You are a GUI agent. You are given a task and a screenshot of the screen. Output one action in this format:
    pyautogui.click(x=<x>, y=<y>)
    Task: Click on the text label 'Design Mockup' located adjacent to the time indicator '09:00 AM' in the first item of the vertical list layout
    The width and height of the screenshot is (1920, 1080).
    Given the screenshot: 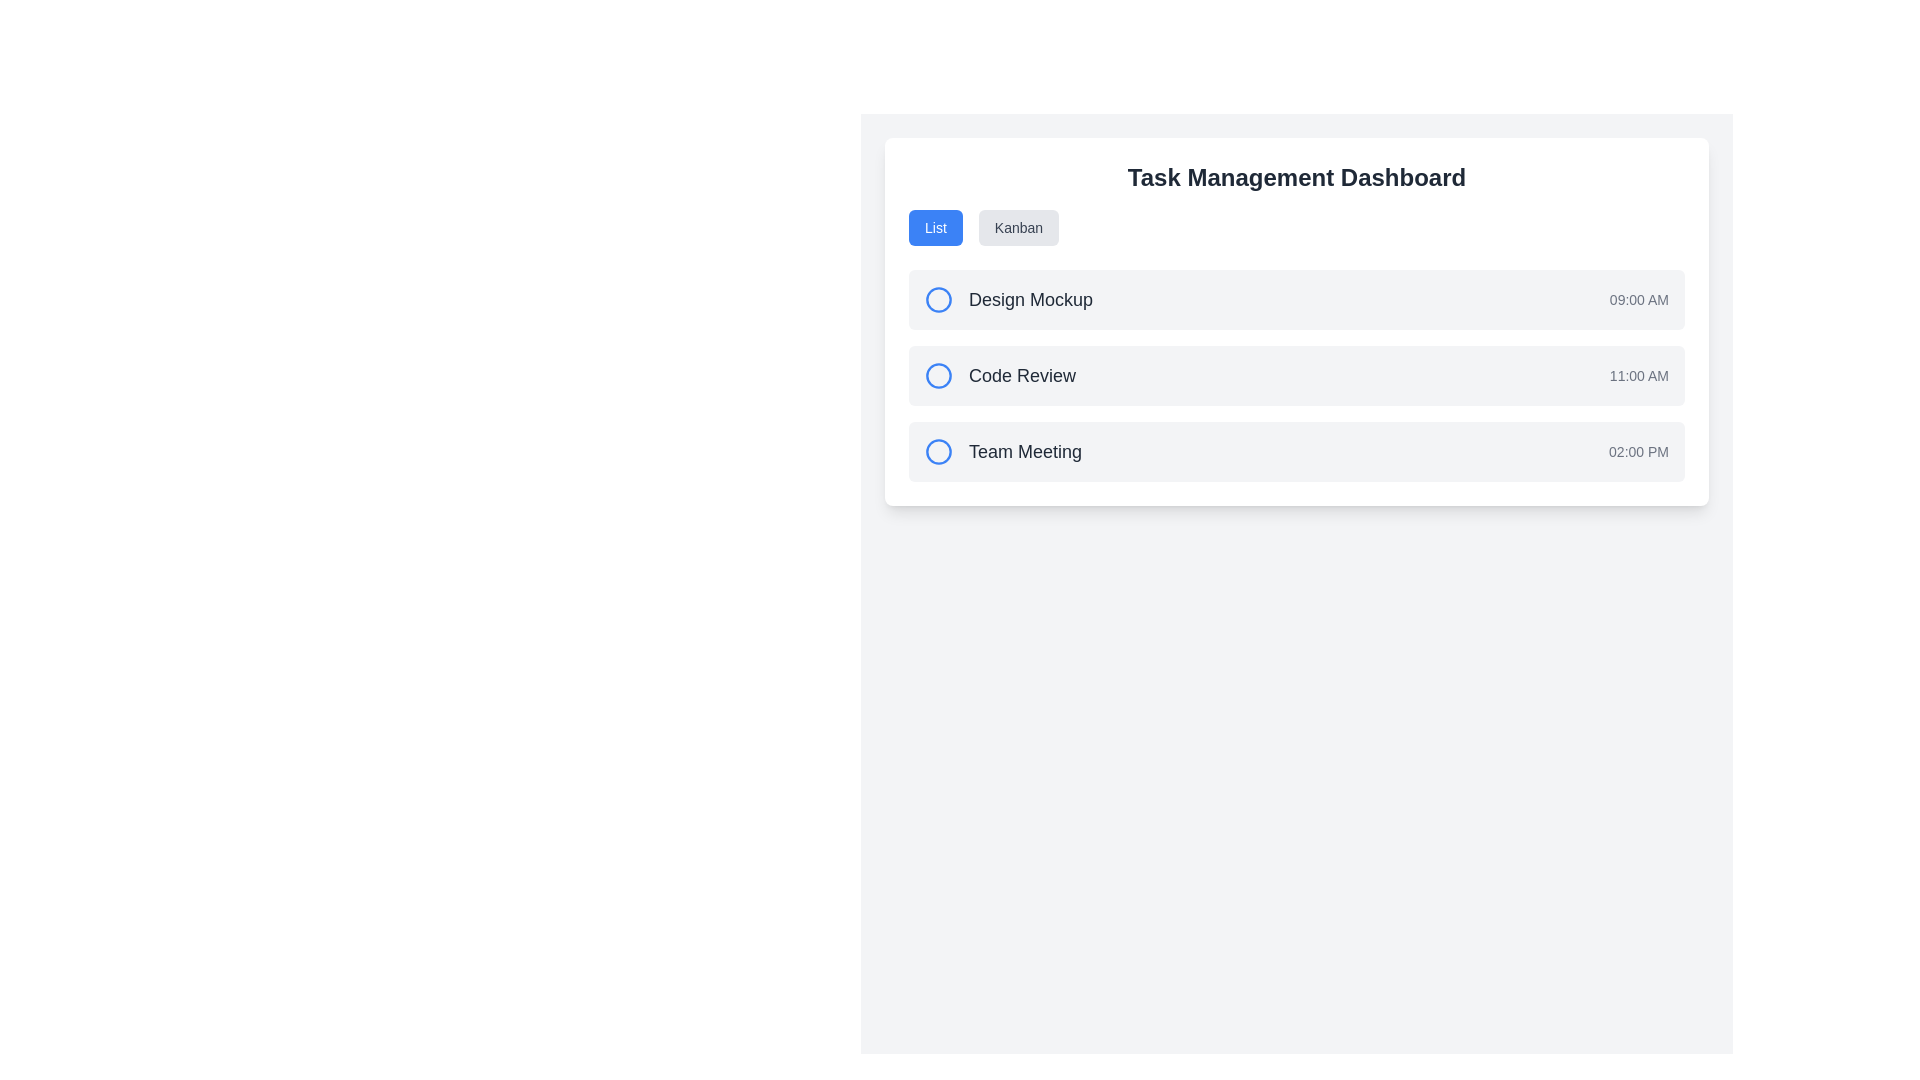 What is the action you would take?
    pyautogui.click(x=1008, y=300)
    